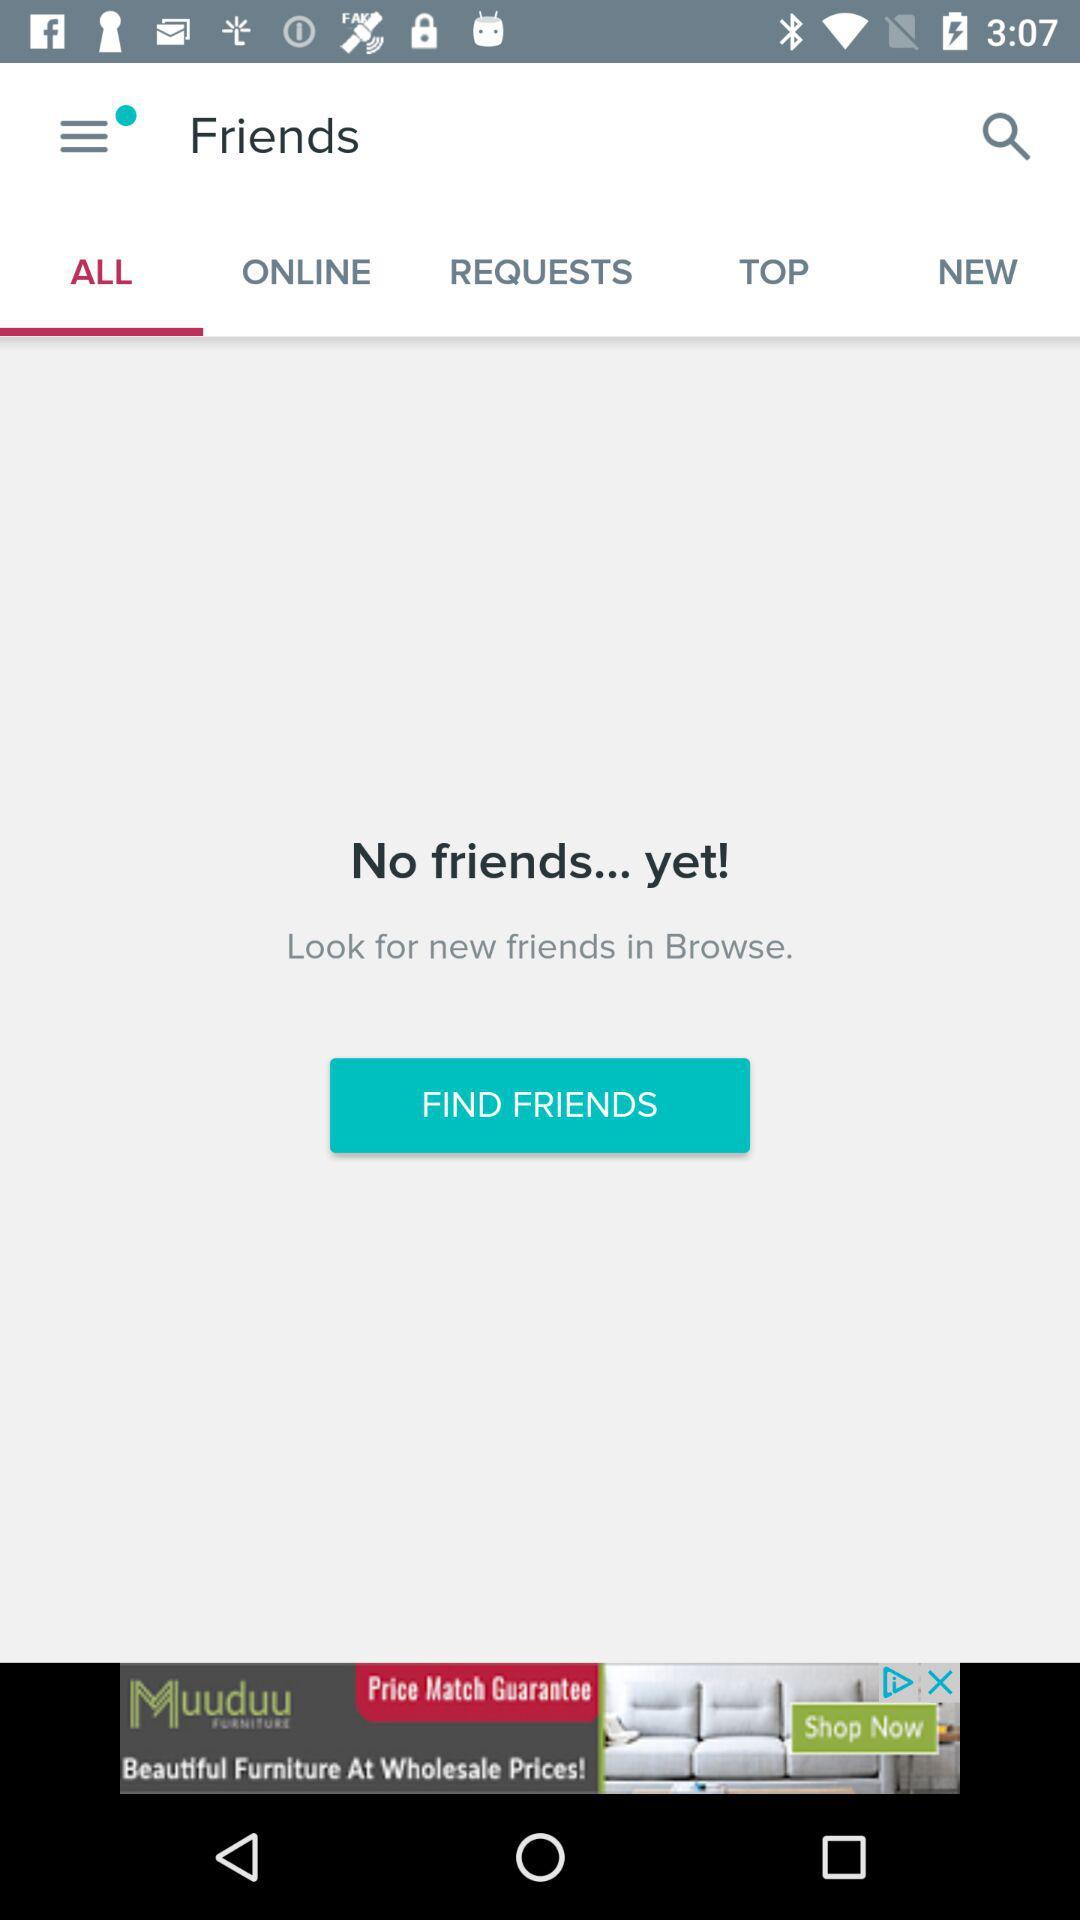 The height and width of the screenshot is (1920, 1080). I want to click on advertisement banner, so click(540, 1727).